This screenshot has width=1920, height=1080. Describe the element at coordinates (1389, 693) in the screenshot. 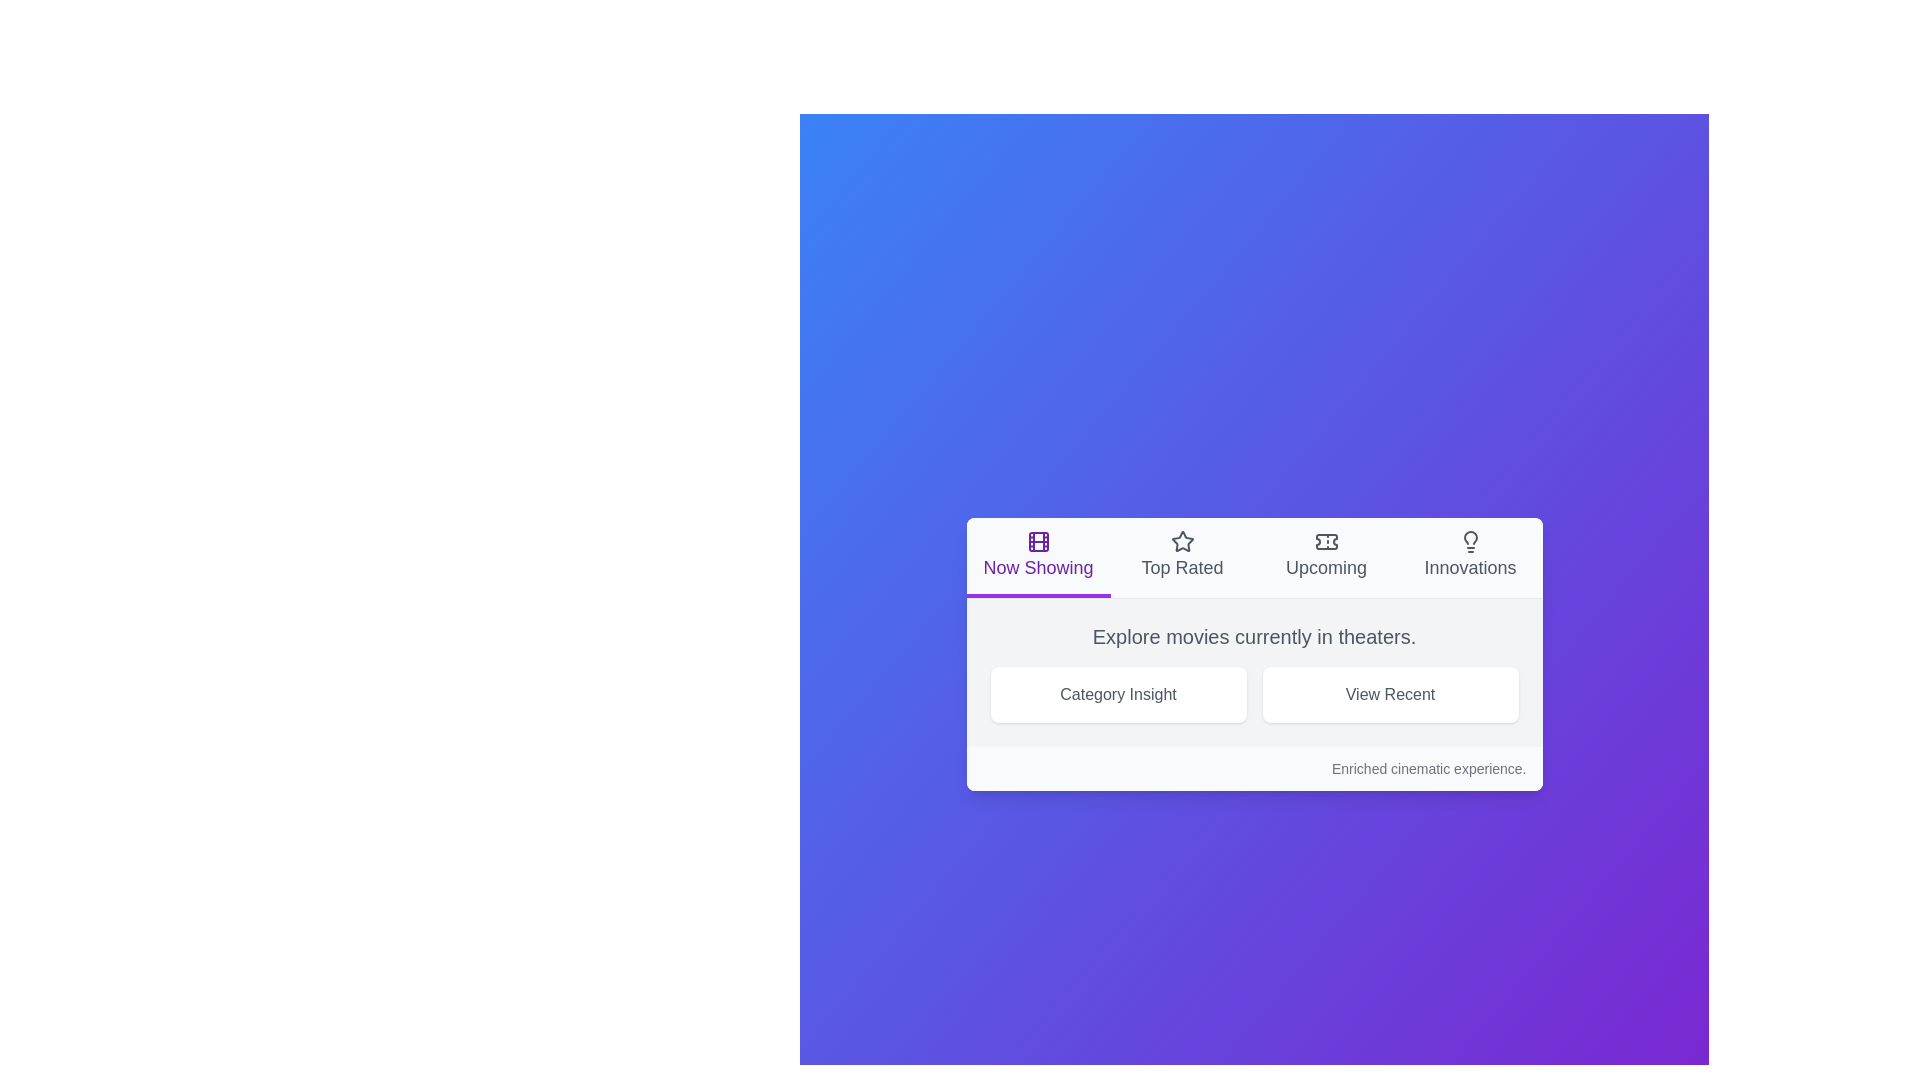

I see `the 'View Recent' button, which is a rectangular button with a white background and the text 'View Recent' centered in a dark font, located` at that location.